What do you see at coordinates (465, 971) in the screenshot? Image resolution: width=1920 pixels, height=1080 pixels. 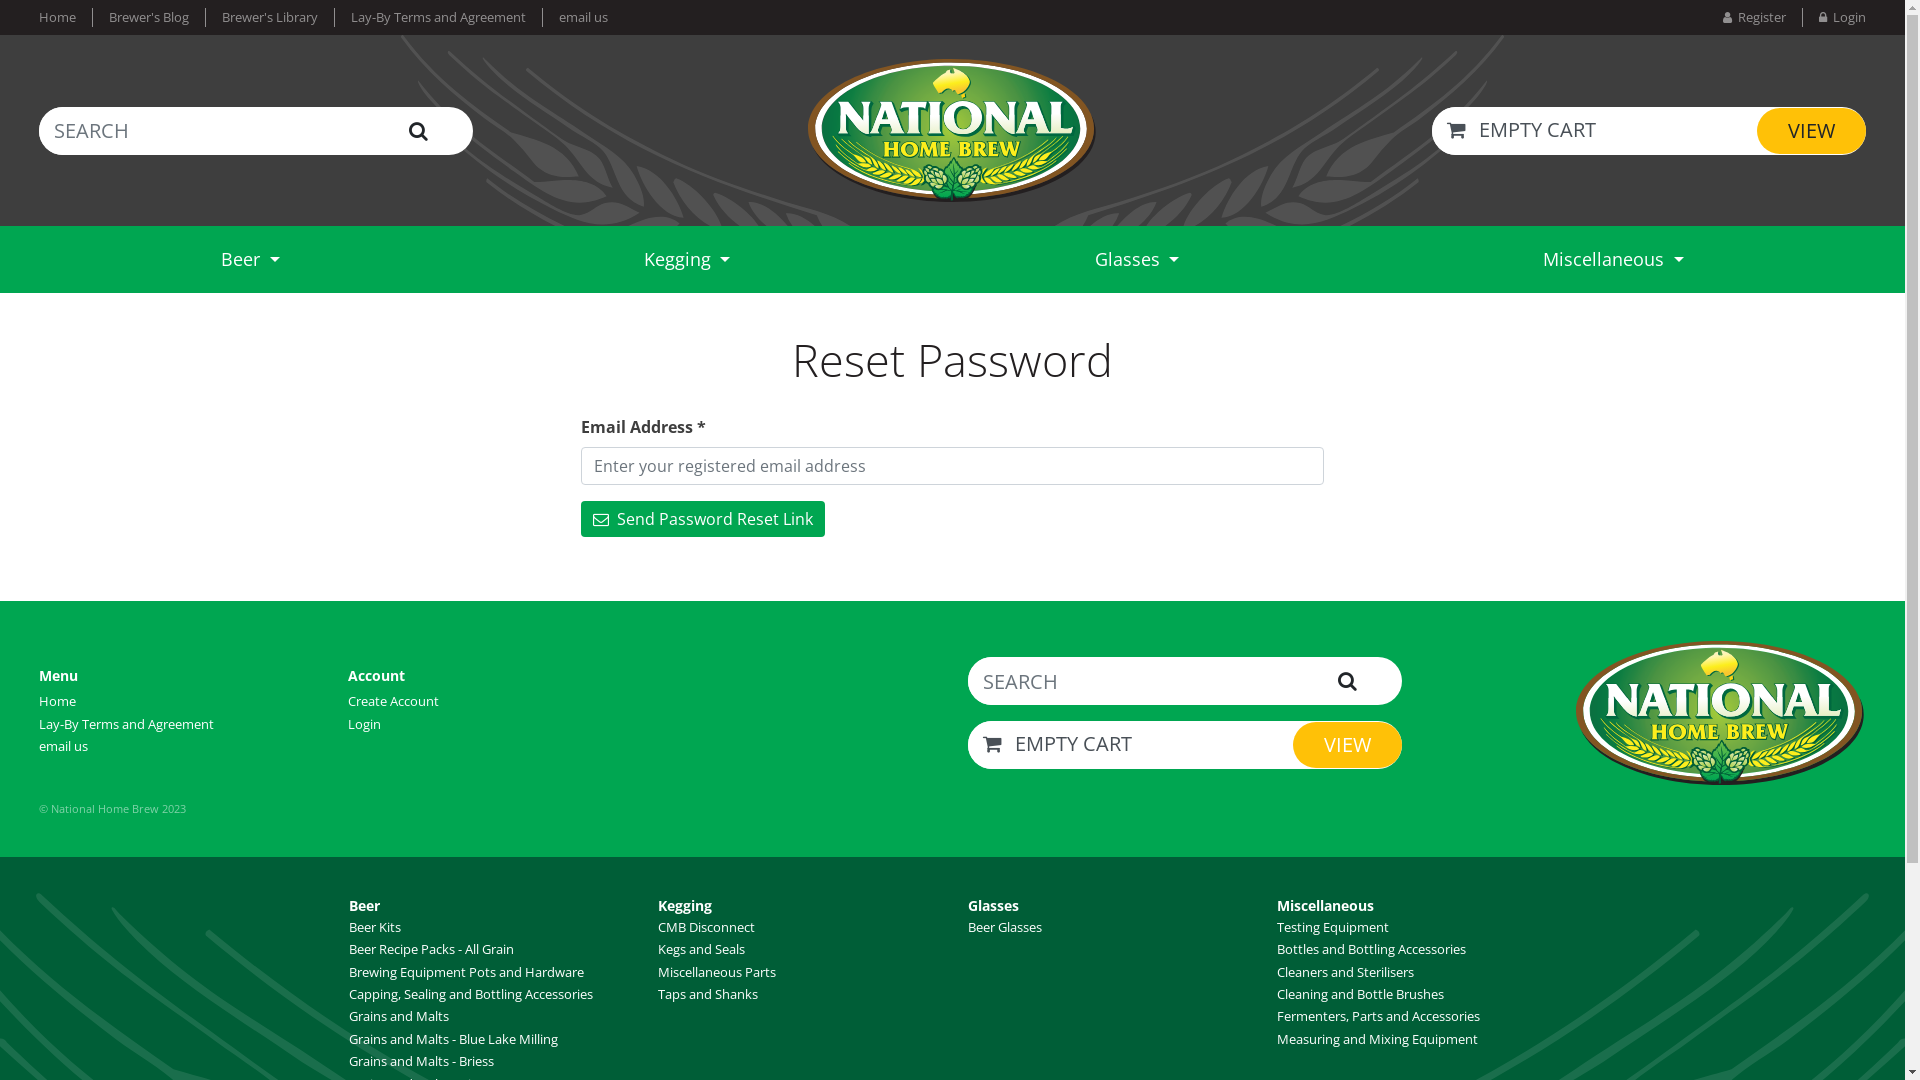 I see `'Brewing Equipment Pots and Hardware'` at bounding box center [465, 971].